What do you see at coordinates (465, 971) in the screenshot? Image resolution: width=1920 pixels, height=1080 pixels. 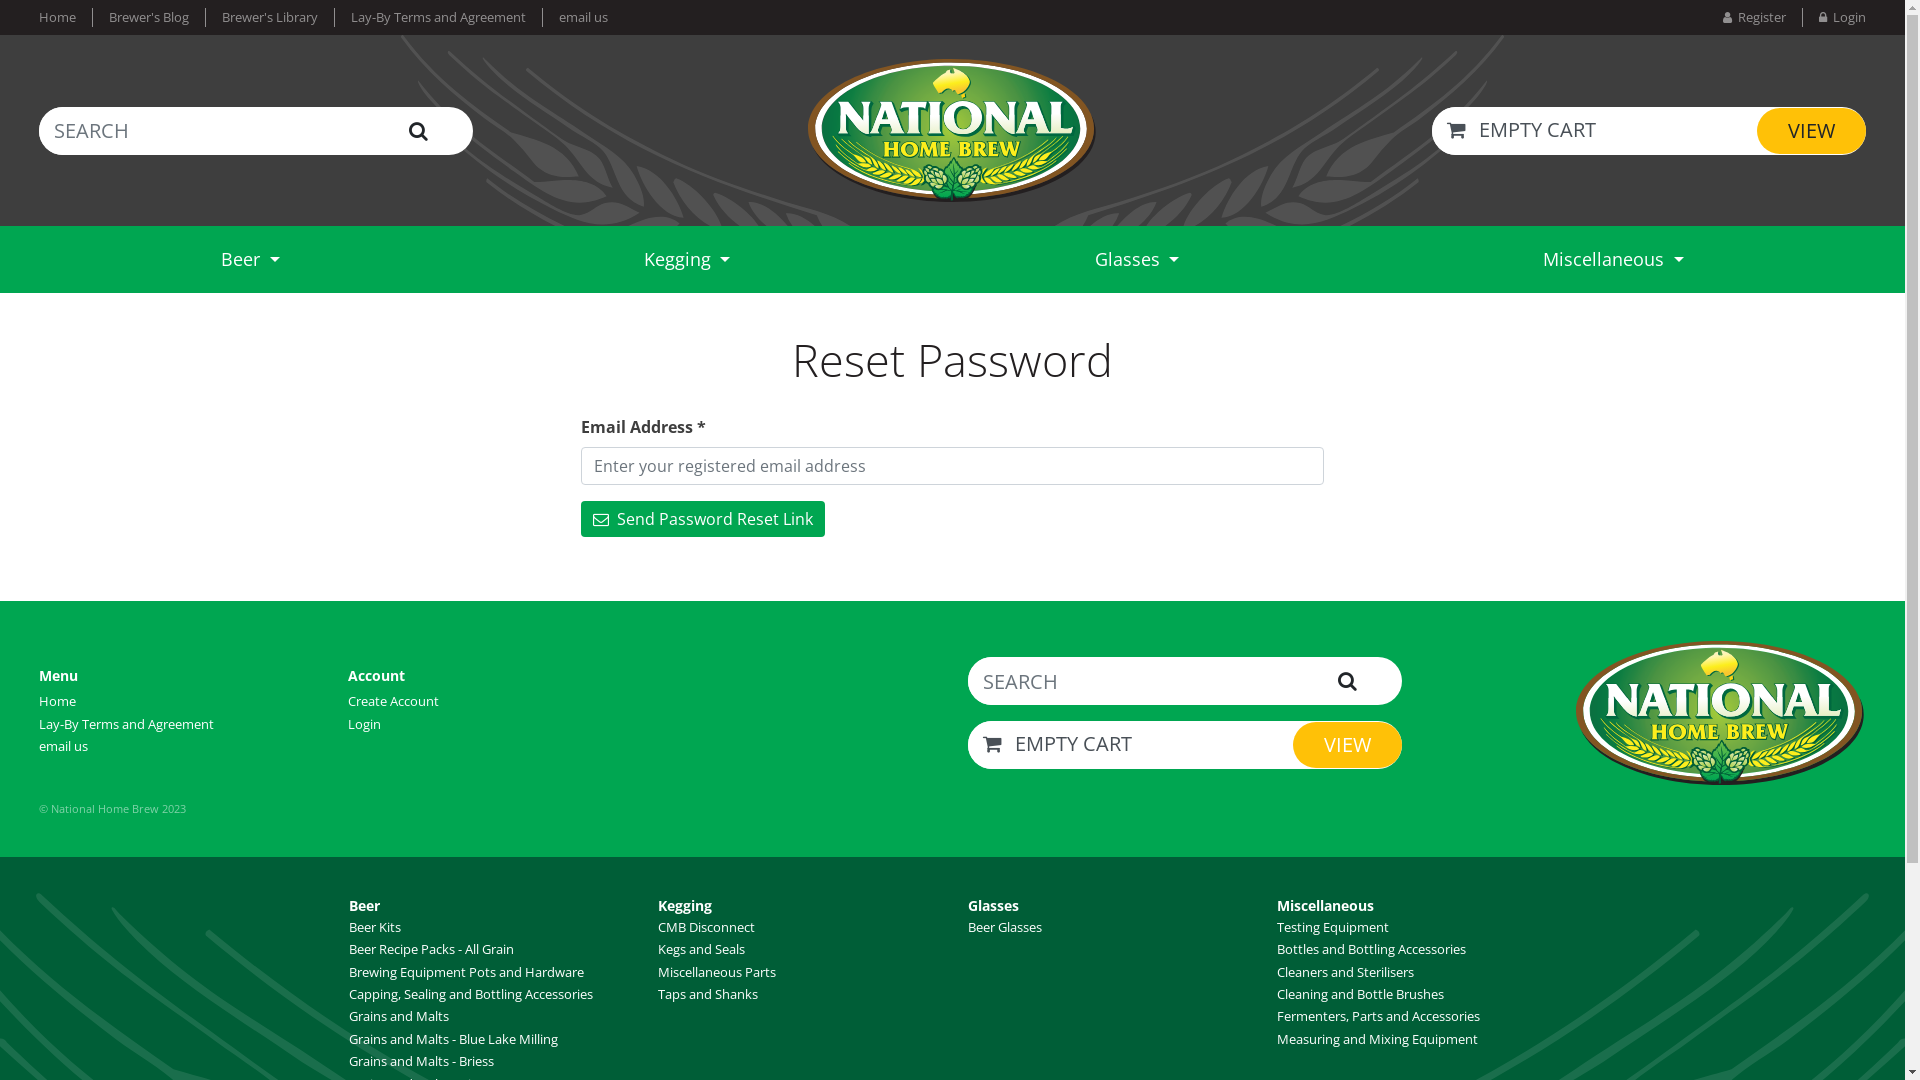 I see `'Brewing Equipment Pots and Hardware'` at bounding box center [465, 971].